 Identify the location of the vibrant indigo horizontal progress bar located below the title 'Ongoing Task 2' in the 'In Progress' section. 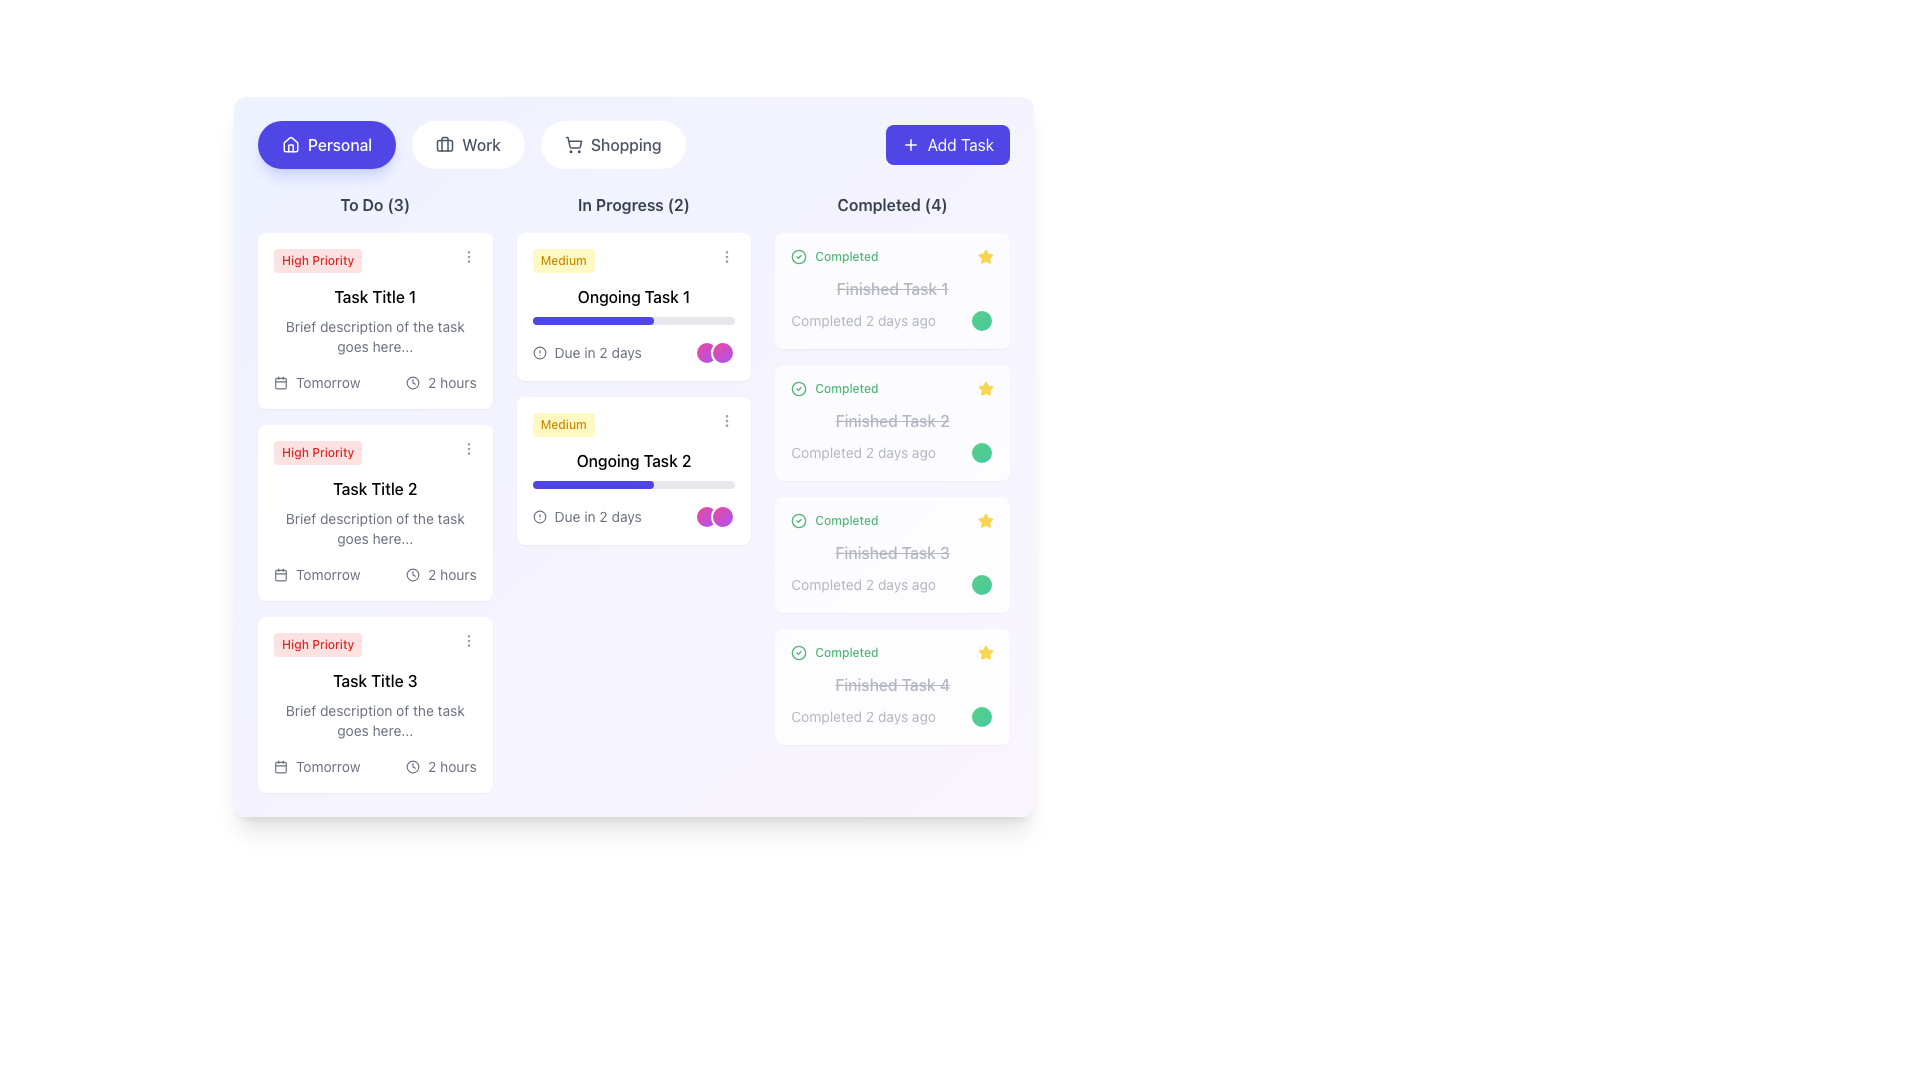
(592, 485).